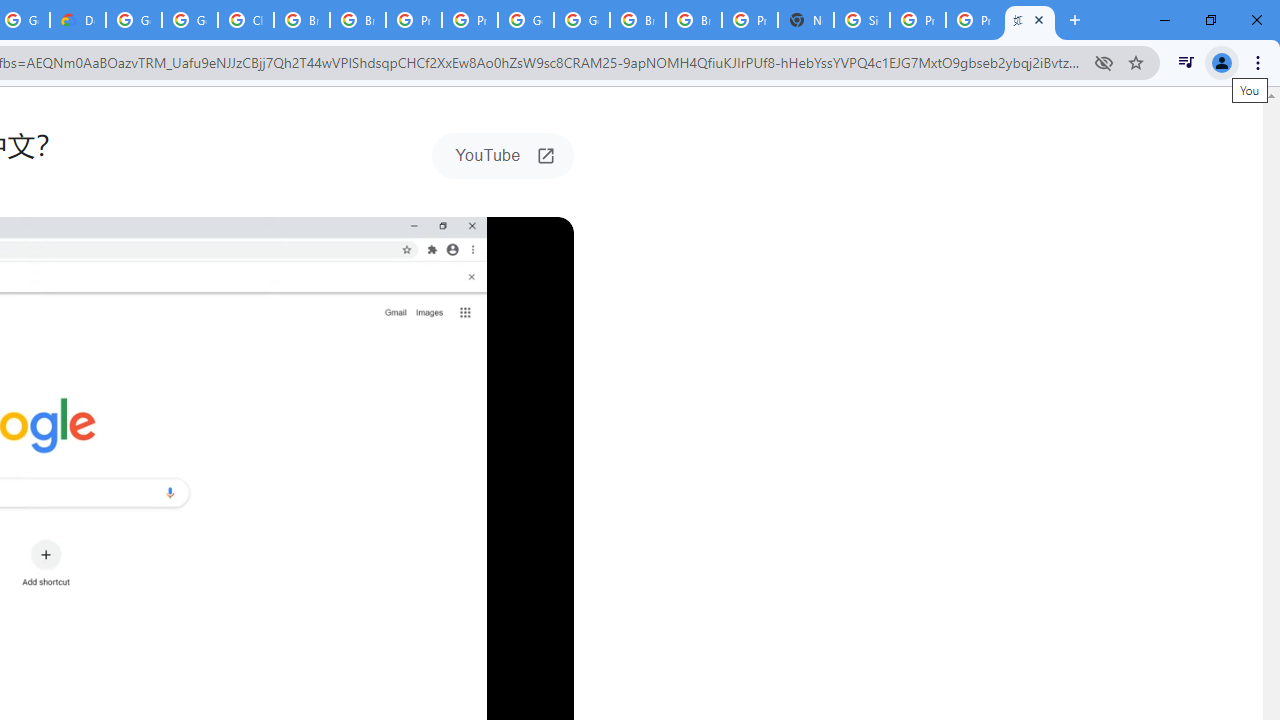 The width and height of the screenshot is (1280, 720). What do you see at coordinates (526, 20) in the screenshot?
I see `'Google Cloud Platform'` at bounding box center [526, 20].